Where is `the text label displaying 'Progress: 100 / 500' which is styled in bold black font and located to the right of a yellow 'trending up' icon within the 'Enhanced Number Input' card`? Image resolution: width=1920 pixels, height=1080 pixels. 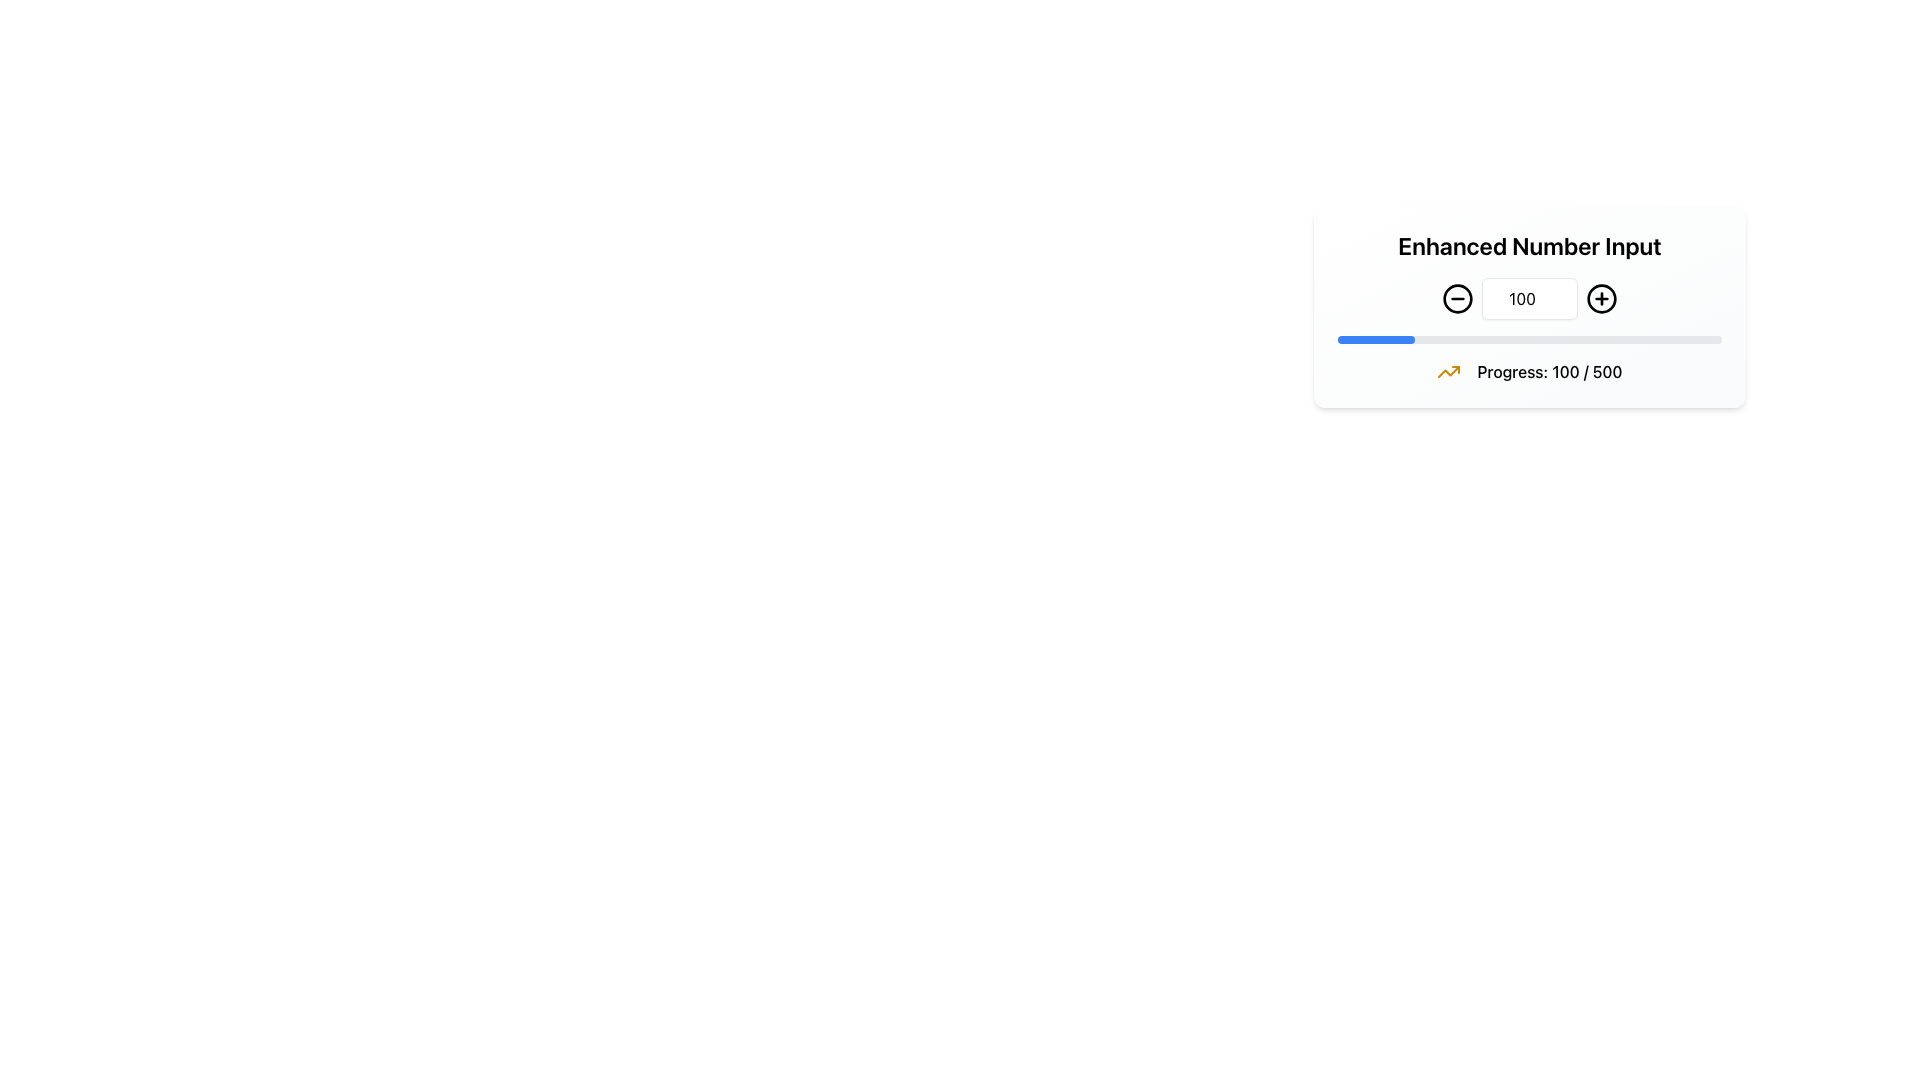
the text label displaying 'Progress: 100 / 500' which is styled in bold black font and located to the right of a yellow 'trending up' icon within the 'Enhanced Number Input' card is located at coordinates (1549, 371).